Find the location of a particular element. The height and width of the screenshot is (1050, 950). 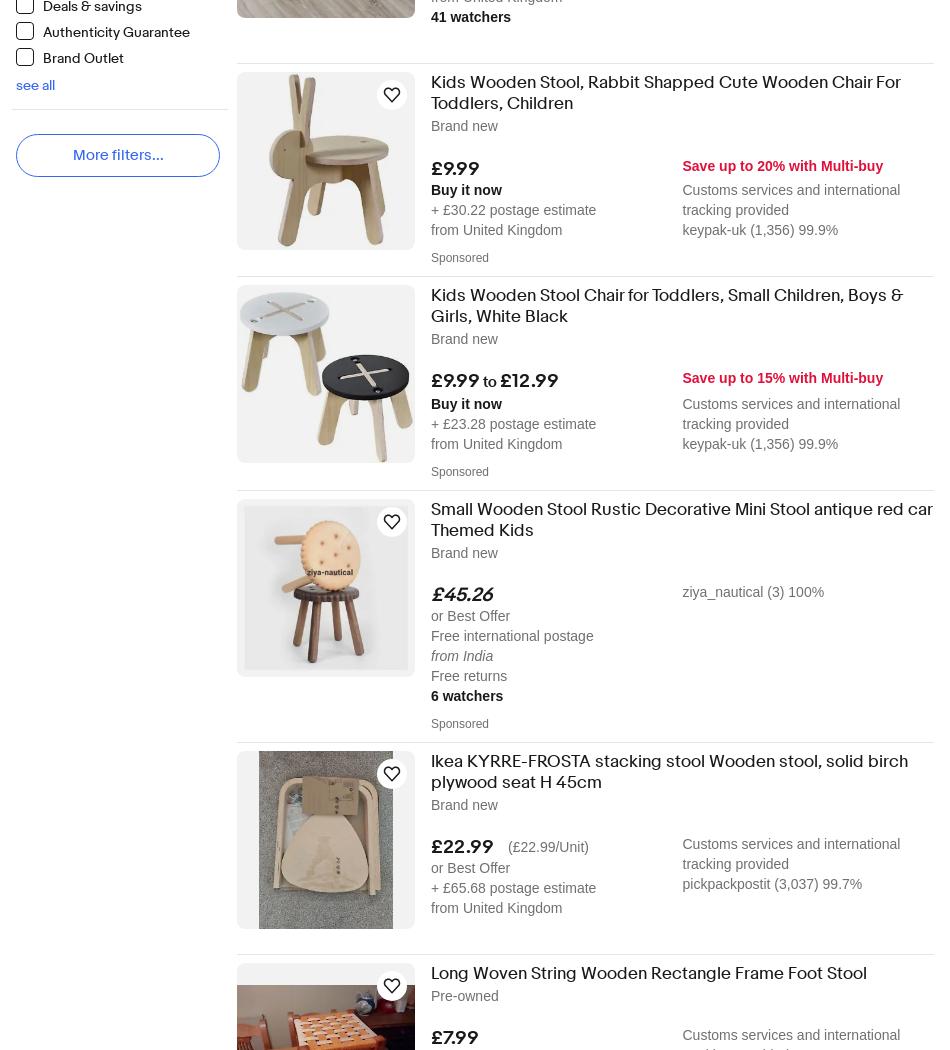

'ziya_nautical (3) 100%' is located at coordinates (751, 590).